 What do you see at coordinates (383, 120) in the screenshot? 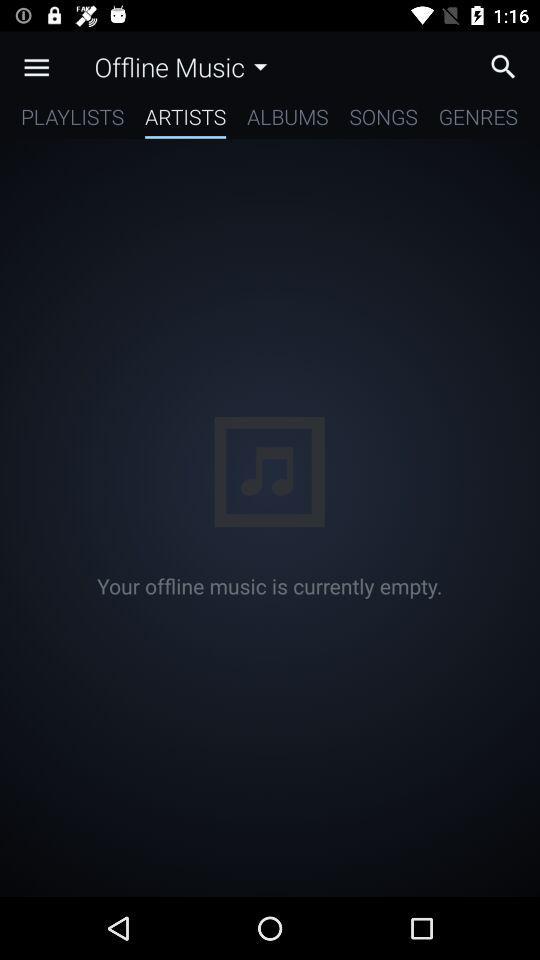
I see `the app to the right of the albums icon` at bounding box center [383, 120].